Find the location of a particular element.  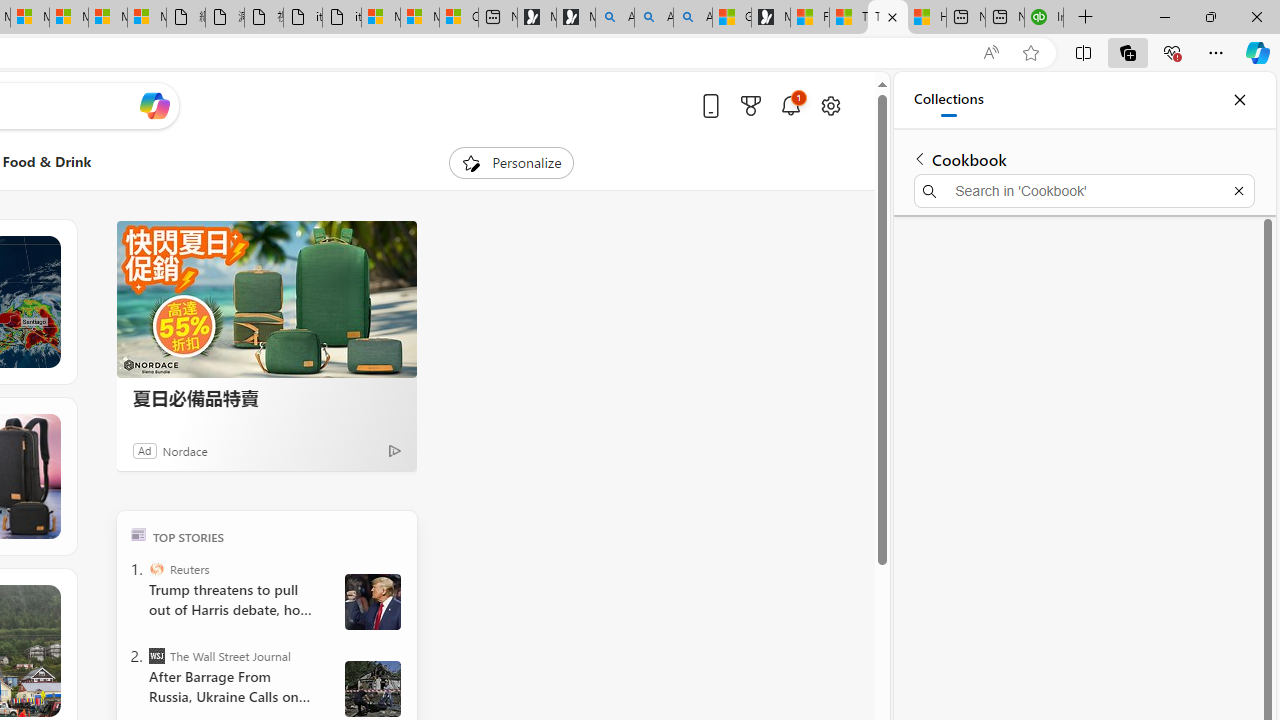

'Back to list of collections' is located at coordinates (919, 158).